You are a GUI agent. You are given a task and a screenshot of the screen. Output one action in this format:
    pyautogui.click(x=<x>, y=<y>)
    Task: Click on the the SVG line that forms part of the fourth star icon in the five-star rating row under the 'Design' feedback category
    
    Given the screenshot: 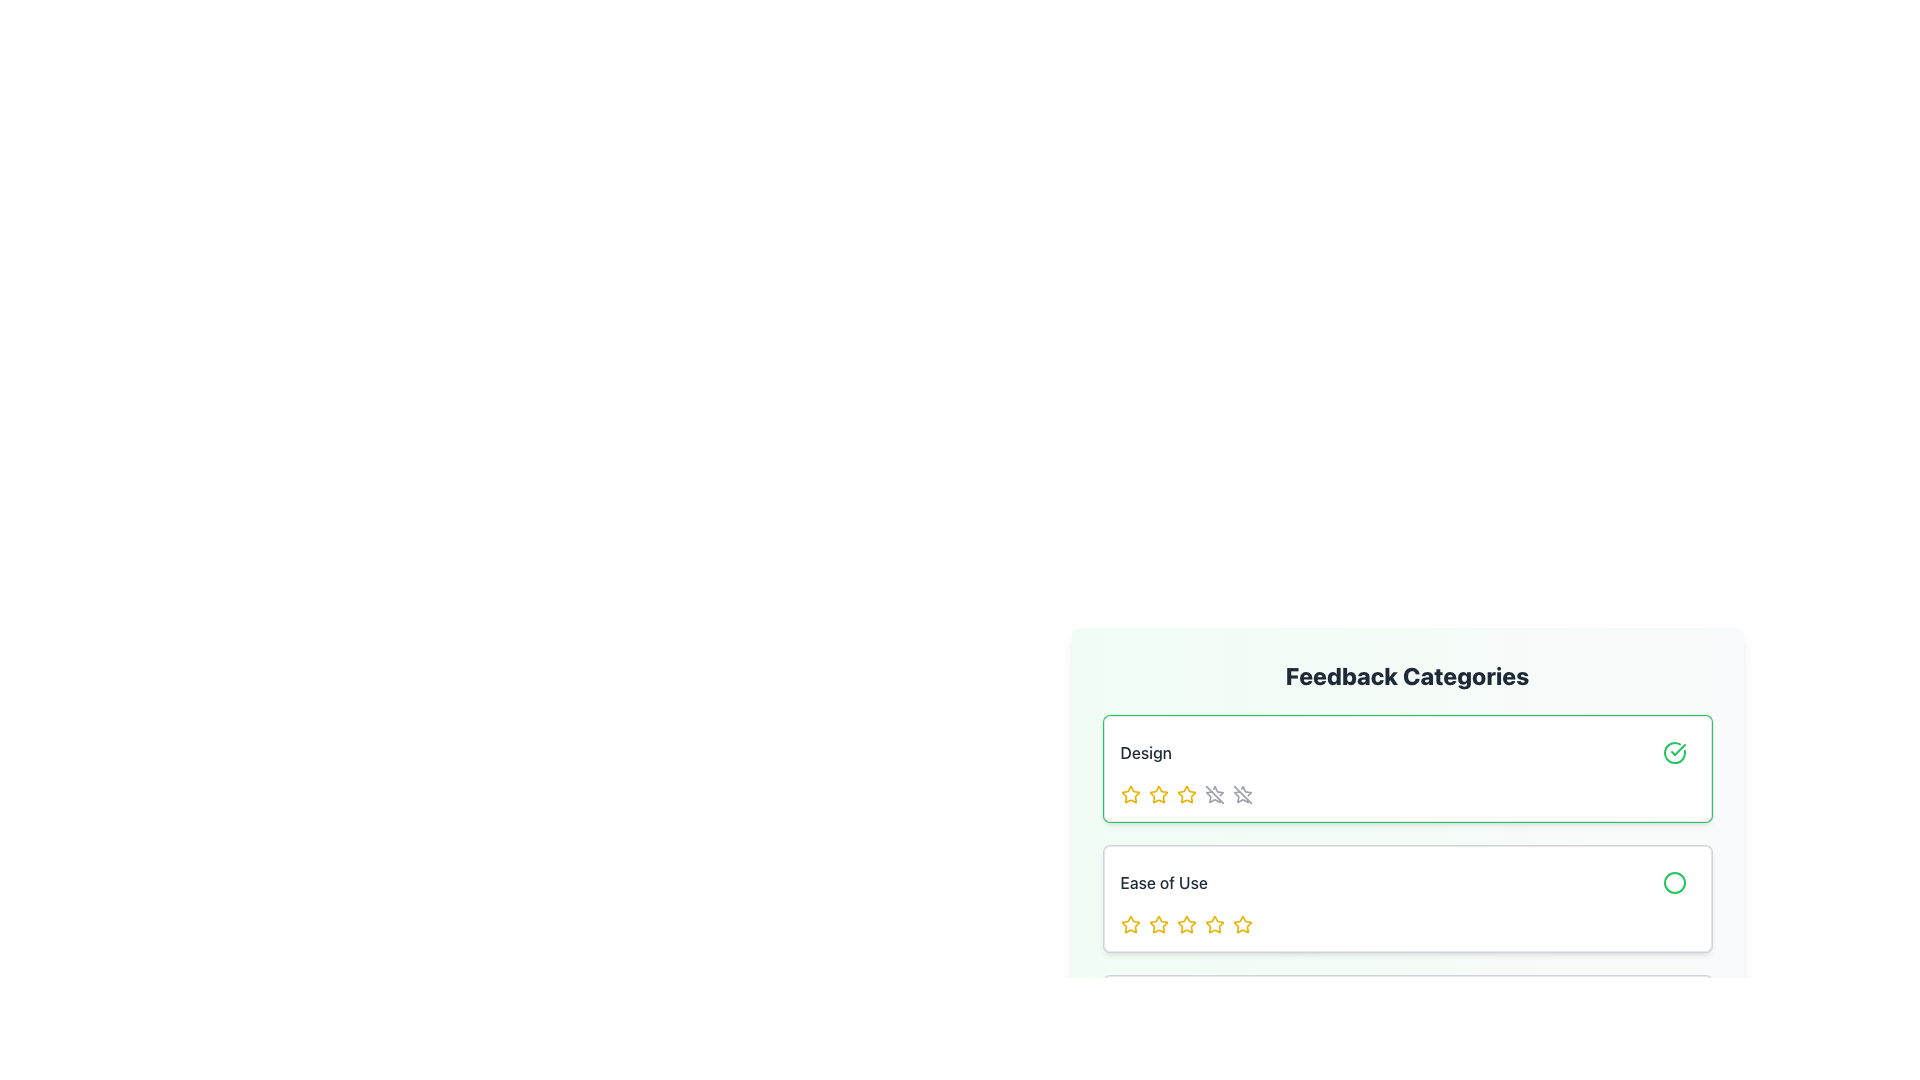 What is the action you would take?
    pyautogui.click(x=1213, y=793)
    